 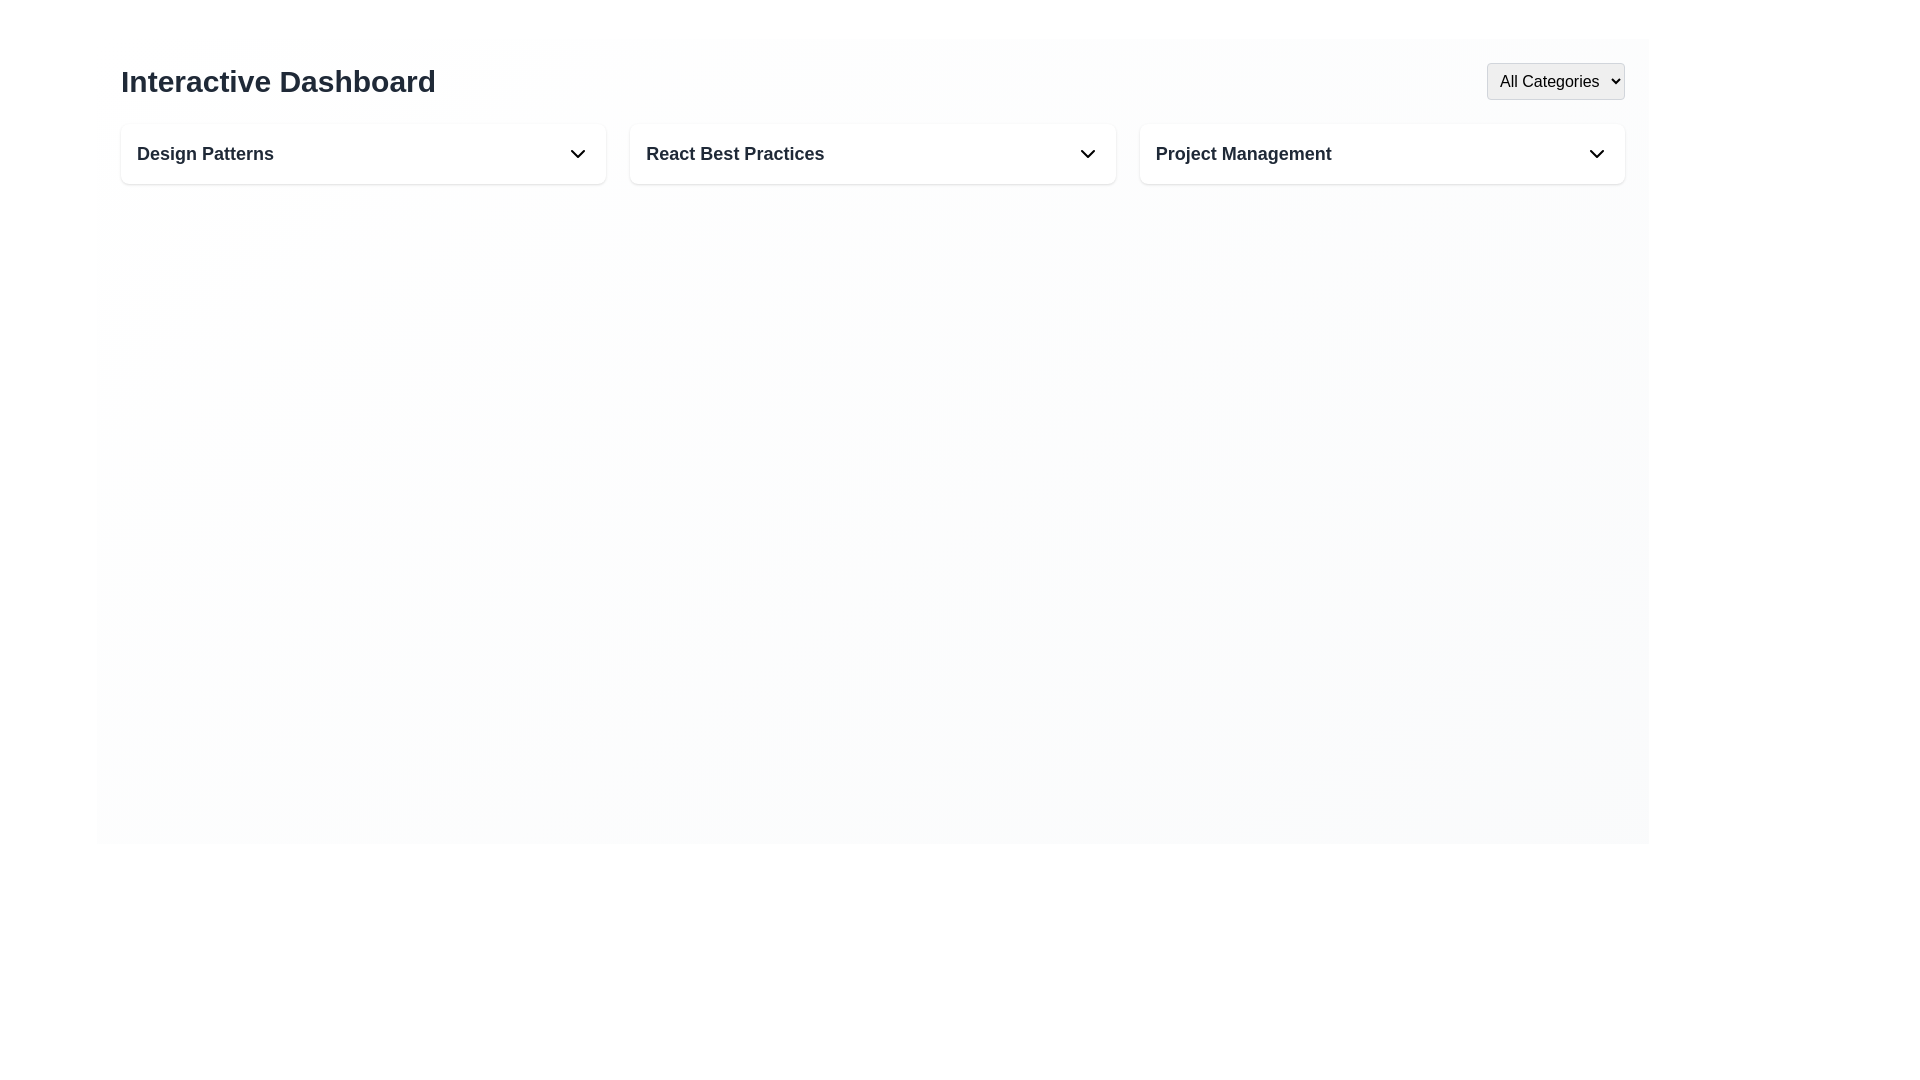 What do you see at coordinates (205, 153) in the screenshot?
I see `text label that serves as a title for the dropdown menu, located at the leftmost position in a horizontal layout next to a dropdown icon` at bounding box center [205, 153].